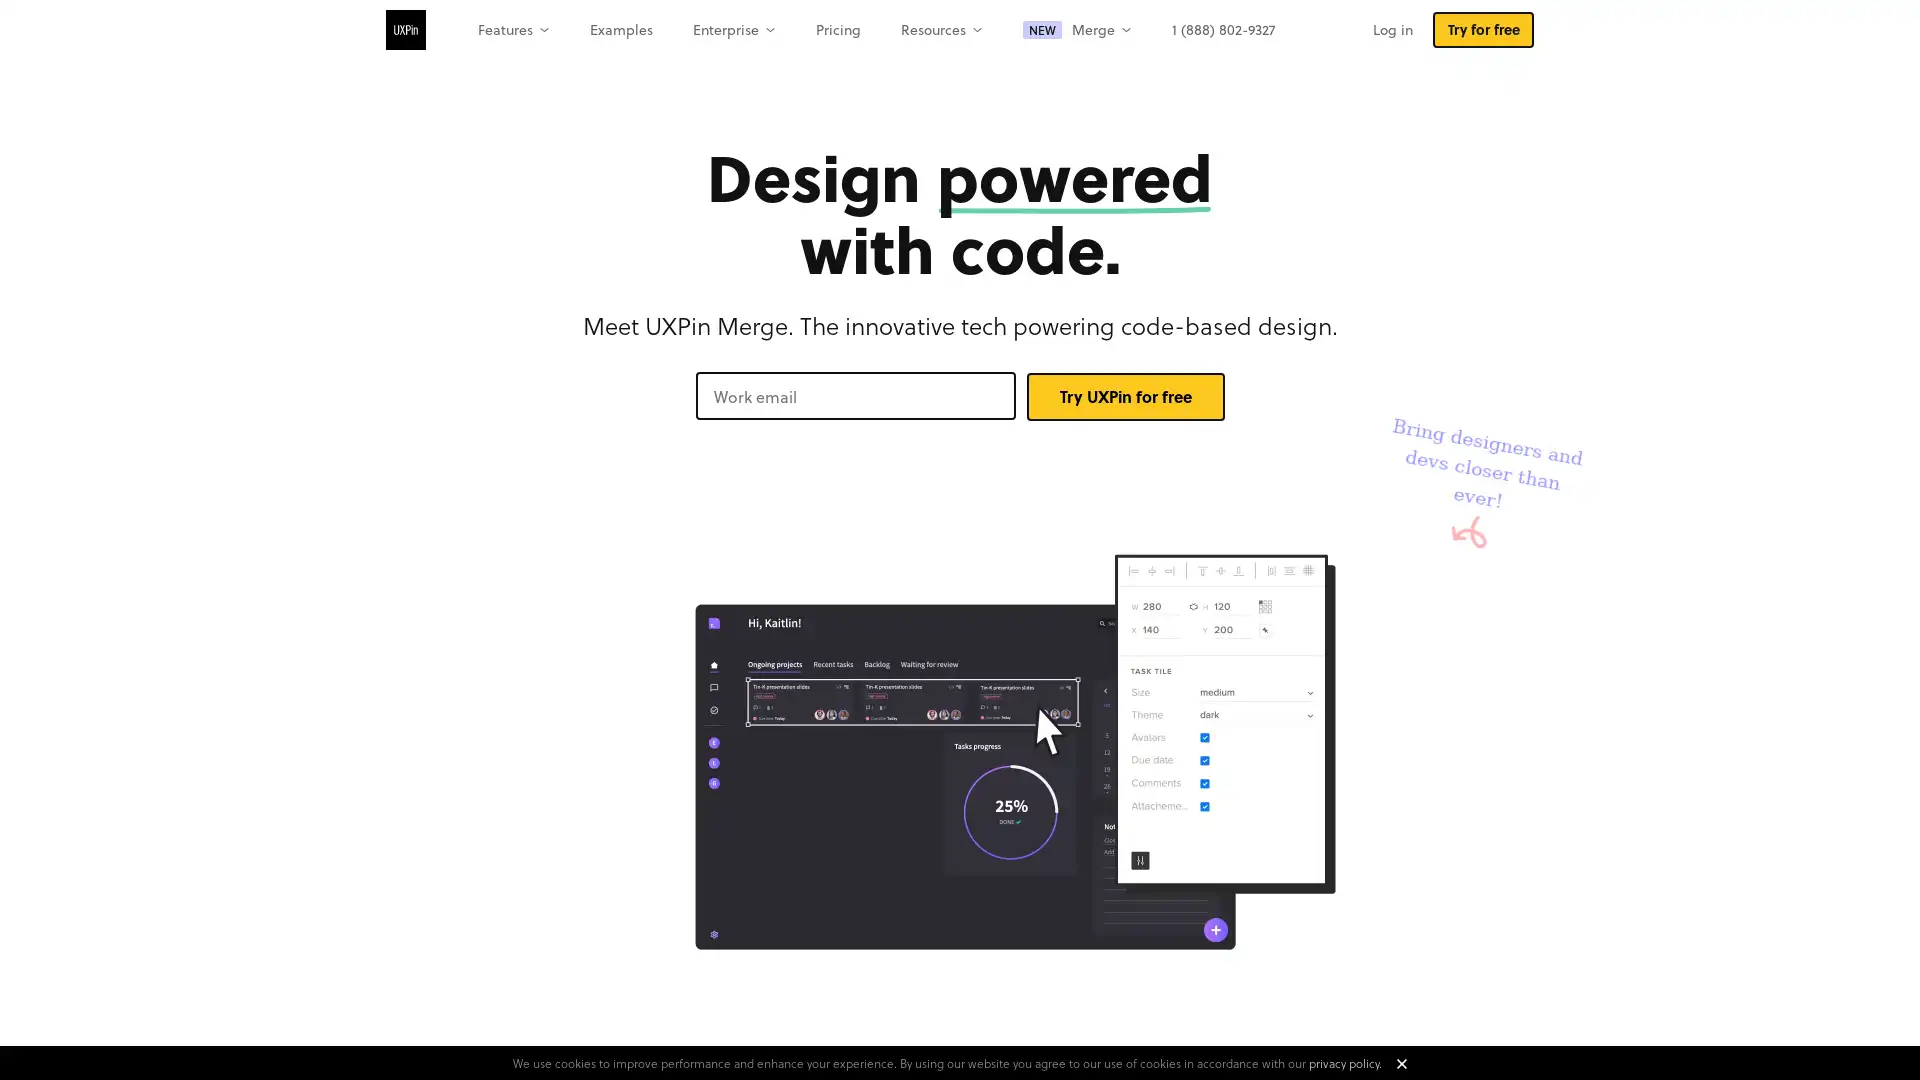 This screenshot has height=1080, width=1920. I want to click on Close, so click(1400, 1063).